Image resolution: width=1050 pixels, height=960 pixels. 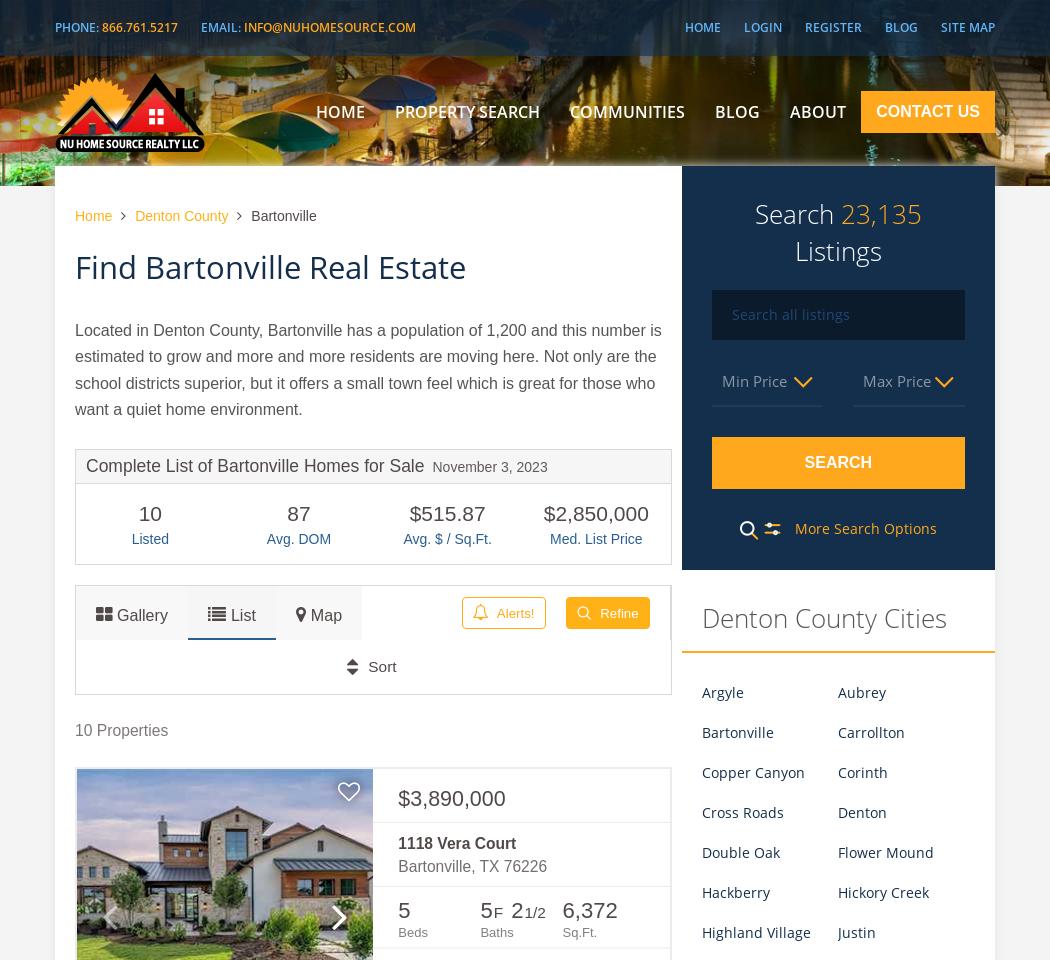 What do you see at coordinates (833, 26) in the screenshot?
I see `'Register'` at bounding box center [833, 26].